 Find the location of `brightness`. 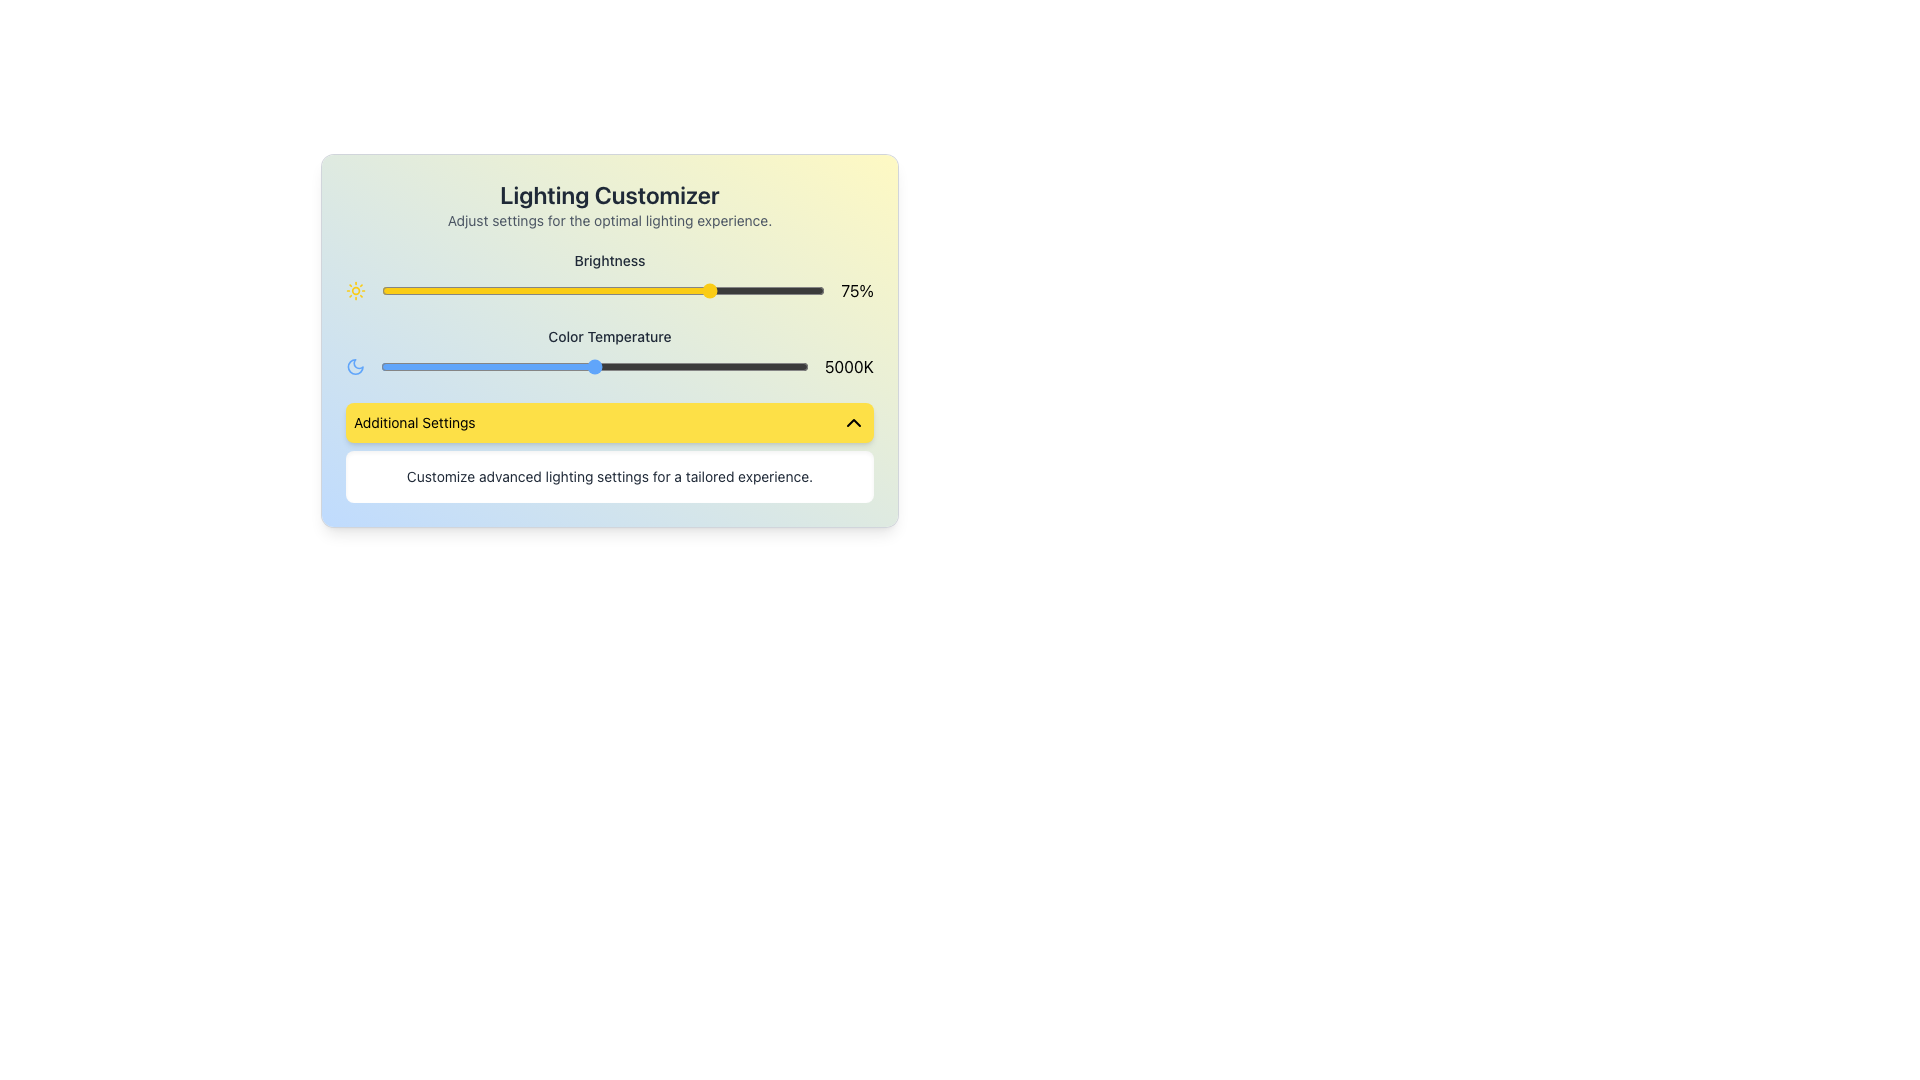

brightness is located at coordinates (811, 290).